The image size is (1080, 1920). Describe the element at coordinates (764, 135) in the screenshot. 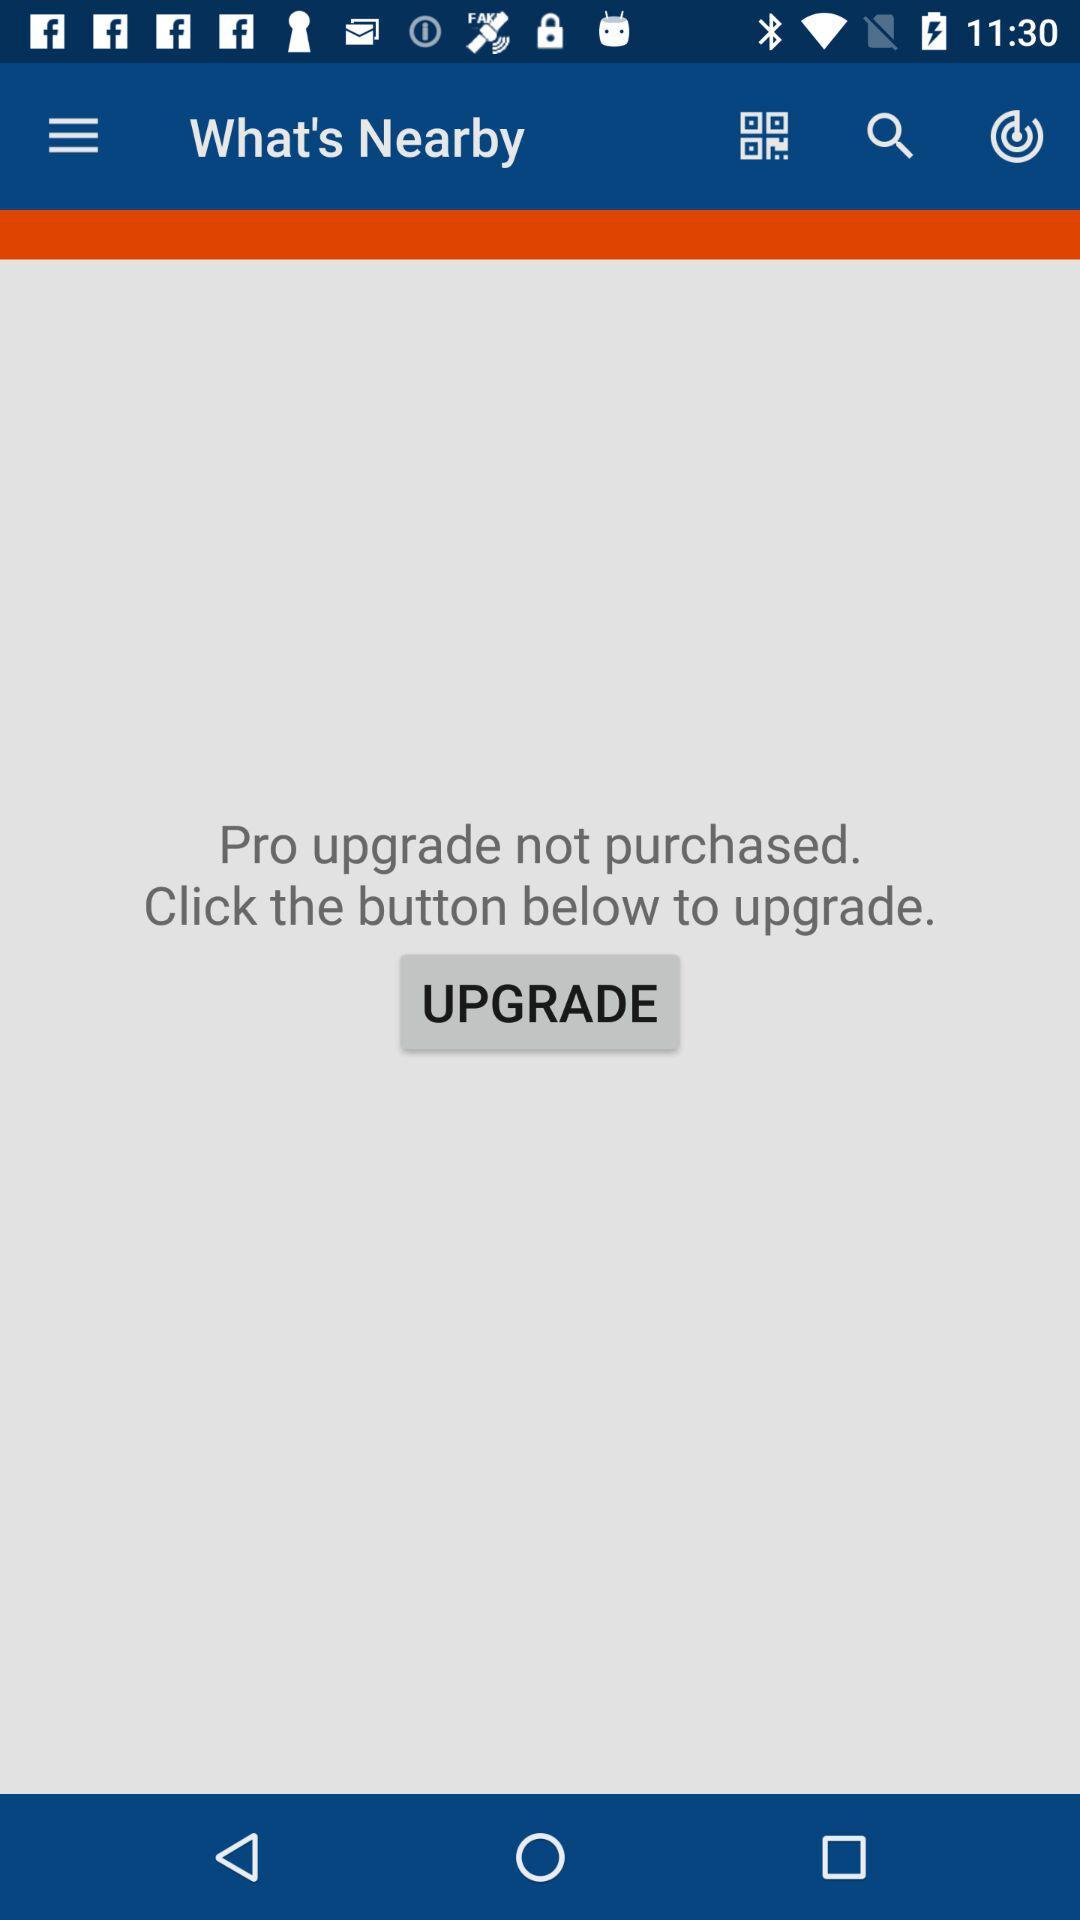

I see `the icon next to the what's nearby` at that location.